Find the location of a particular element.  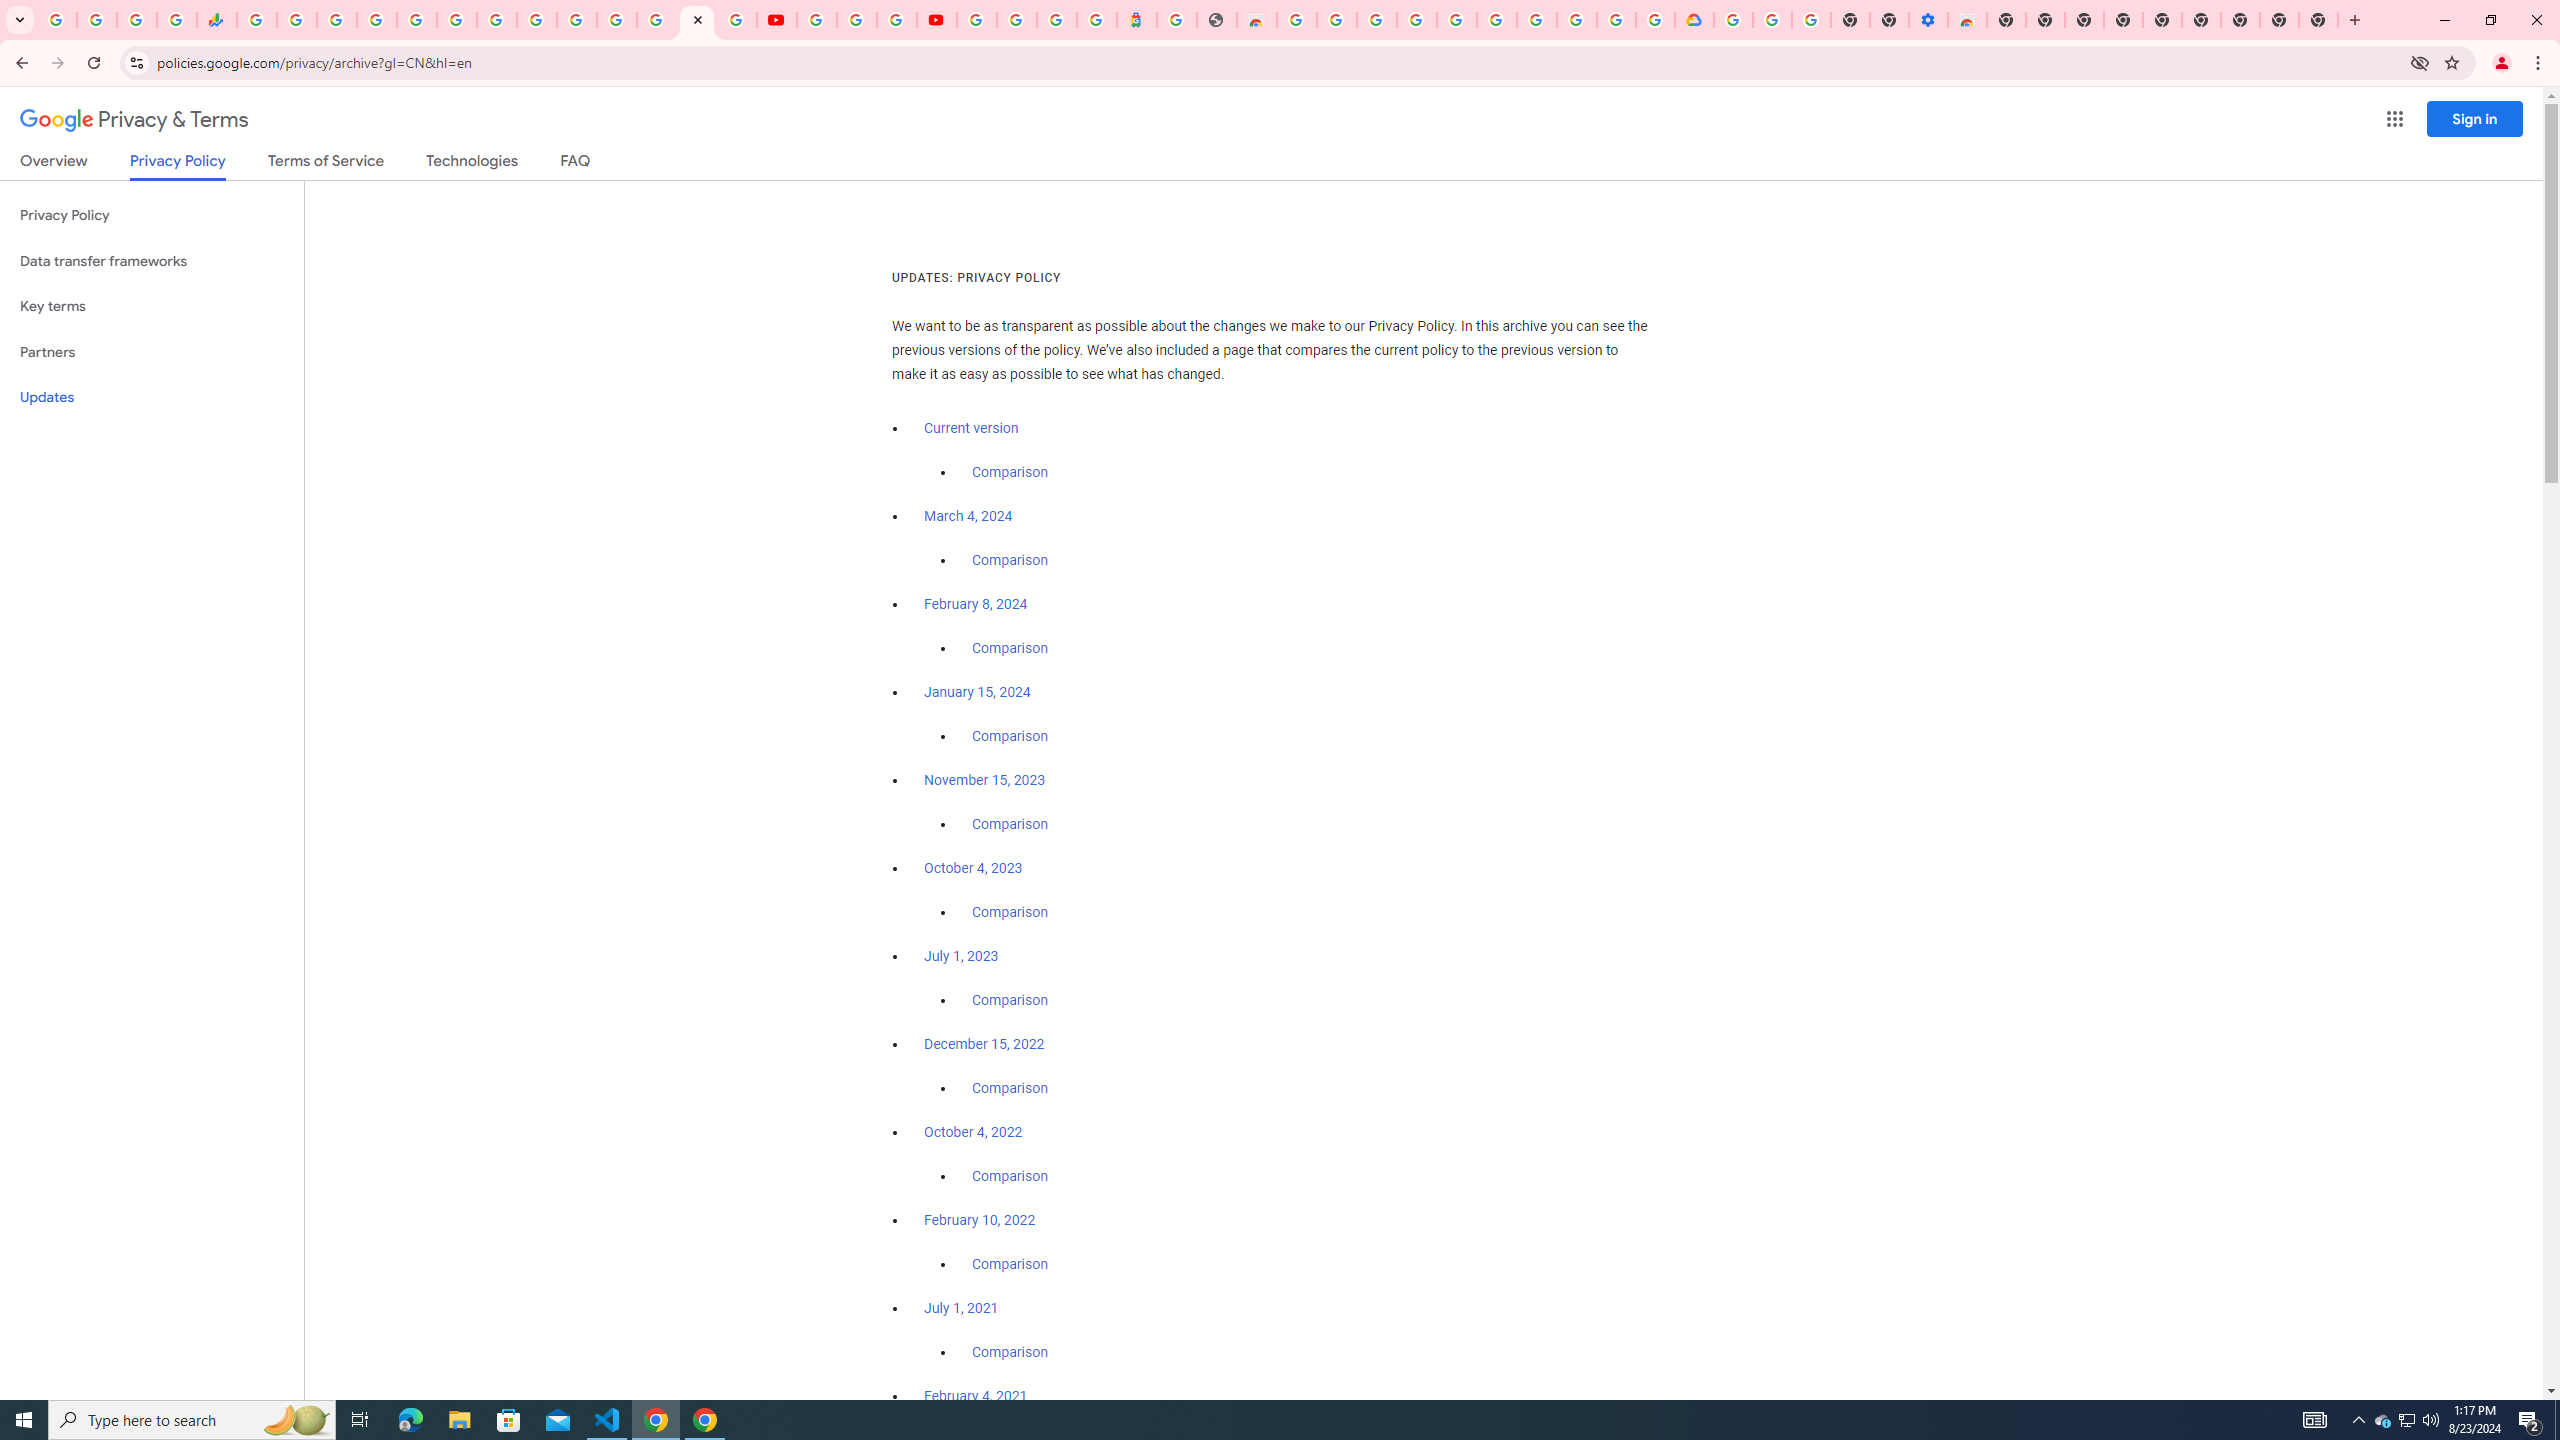

'Chrome Web Store - Household' is located at coordinates (1255, 19).